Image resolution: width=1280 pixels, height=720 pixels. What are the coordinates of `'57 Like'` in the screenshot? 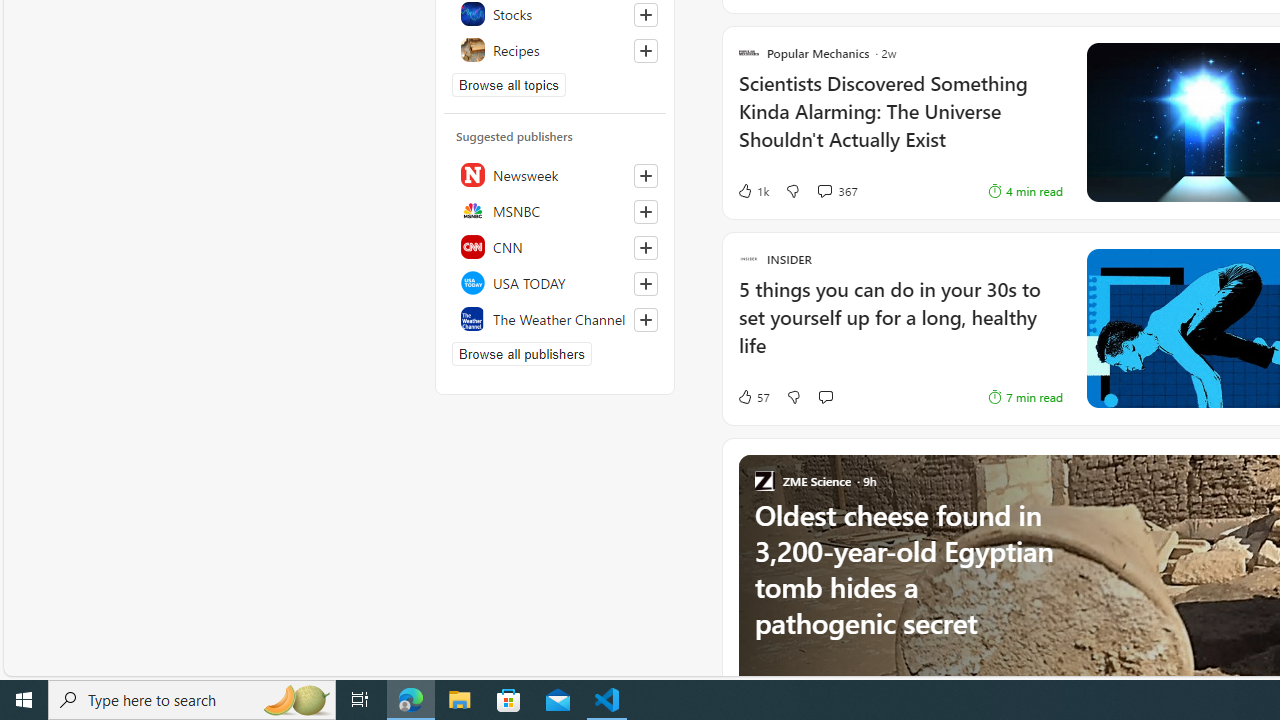 It's located at (752, 397).